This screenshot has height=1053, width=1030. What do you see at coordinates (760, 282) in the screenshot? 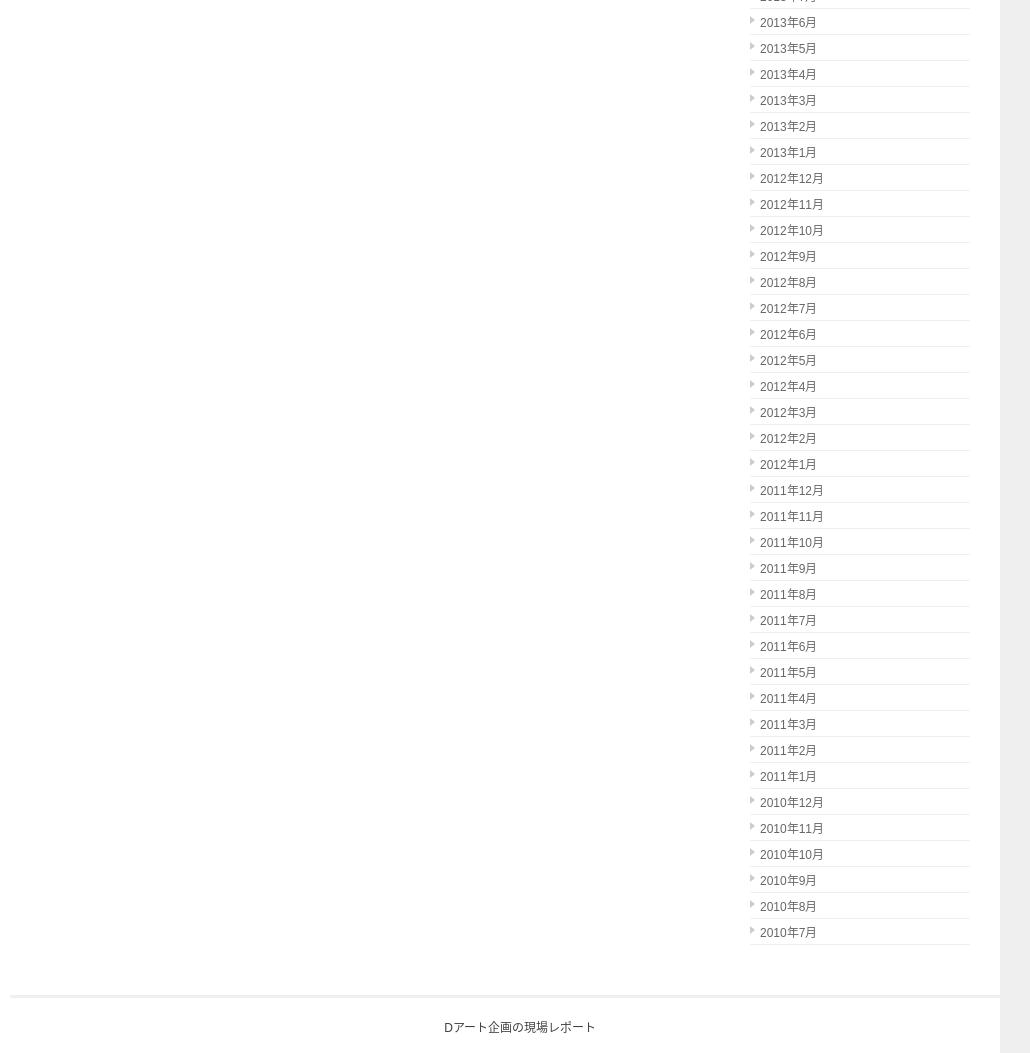
I see `'2012年8月'` at bounding box center [760, 282].